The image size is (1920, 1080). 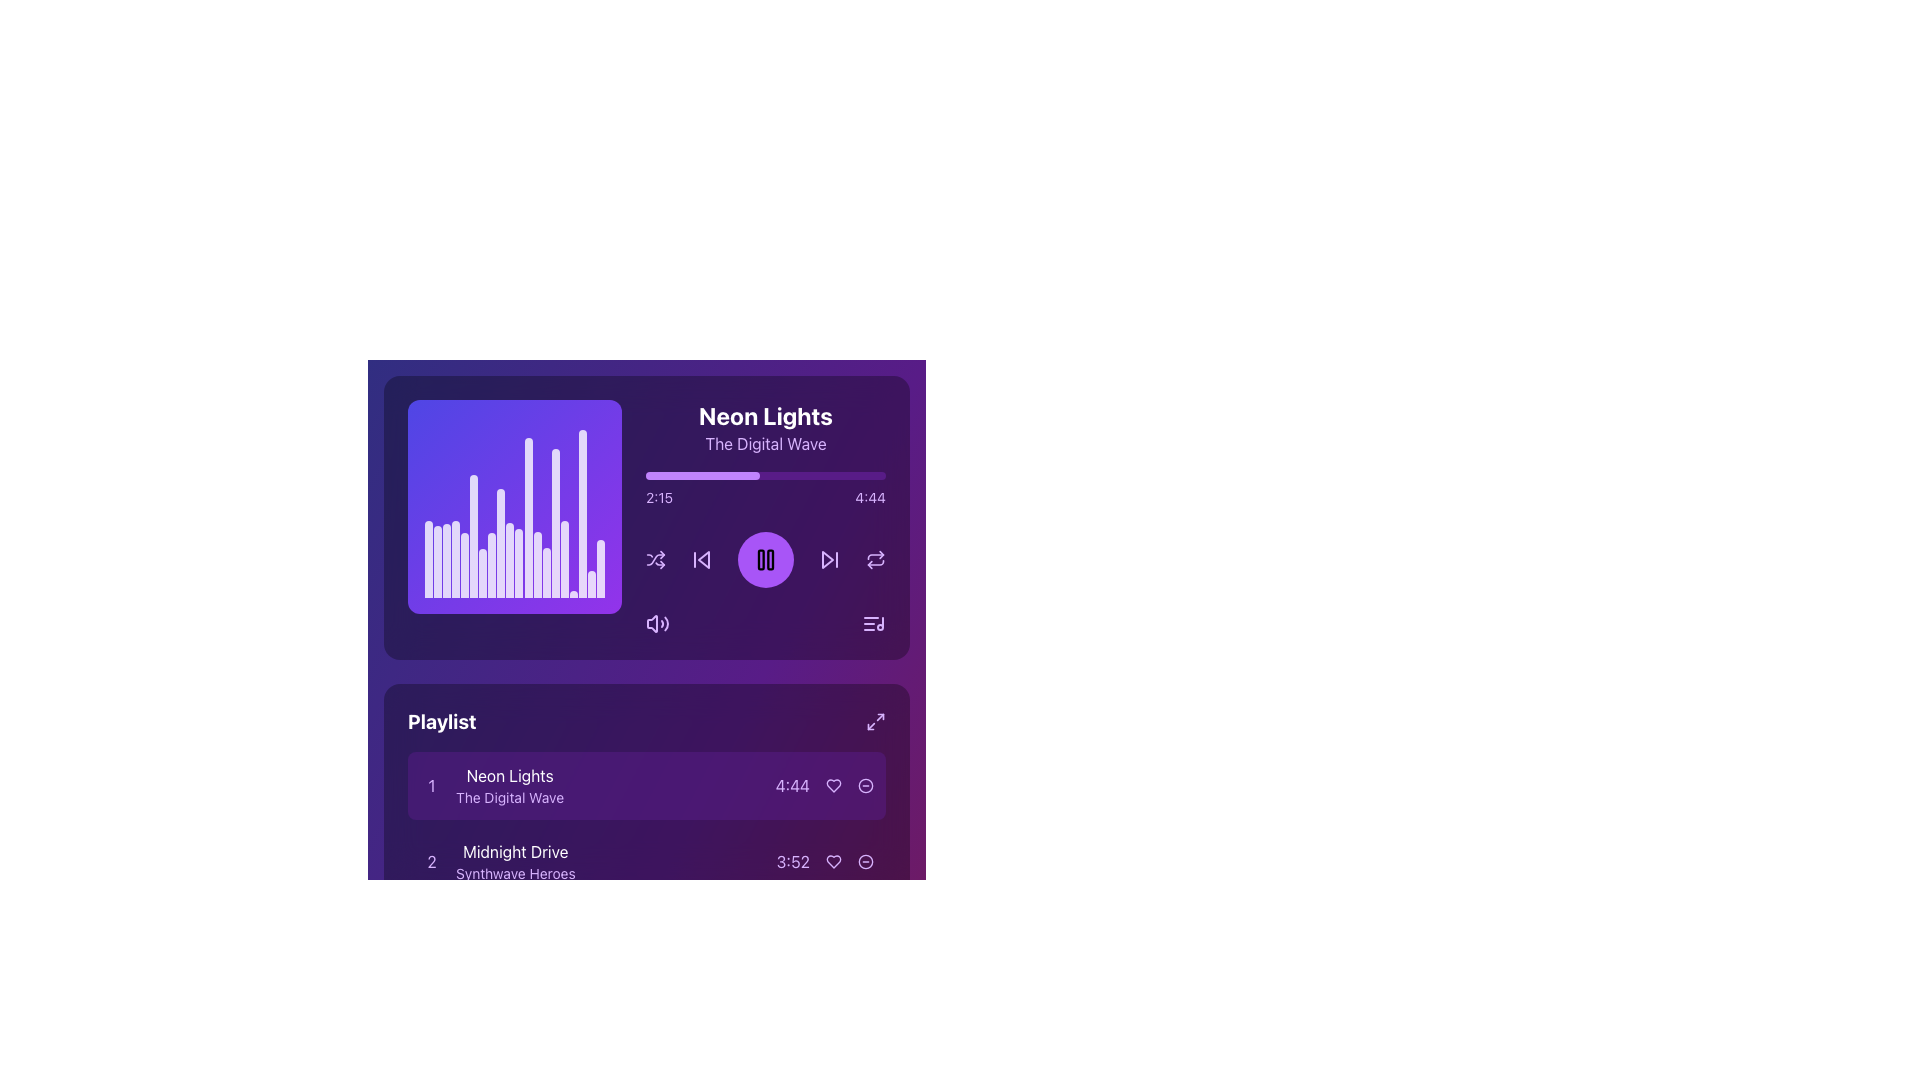 What do you see at coordinates (705, 623) in the screenshot?
I see `the volume slider` at bounding box center [705, 623].